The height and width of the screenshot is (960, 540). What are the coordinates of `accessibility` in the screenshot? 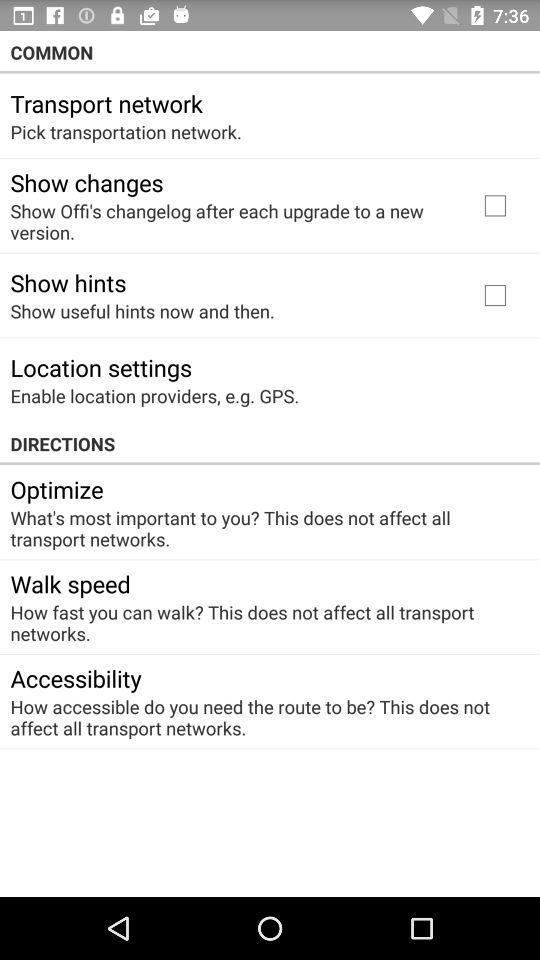 It's located at (75, 678).